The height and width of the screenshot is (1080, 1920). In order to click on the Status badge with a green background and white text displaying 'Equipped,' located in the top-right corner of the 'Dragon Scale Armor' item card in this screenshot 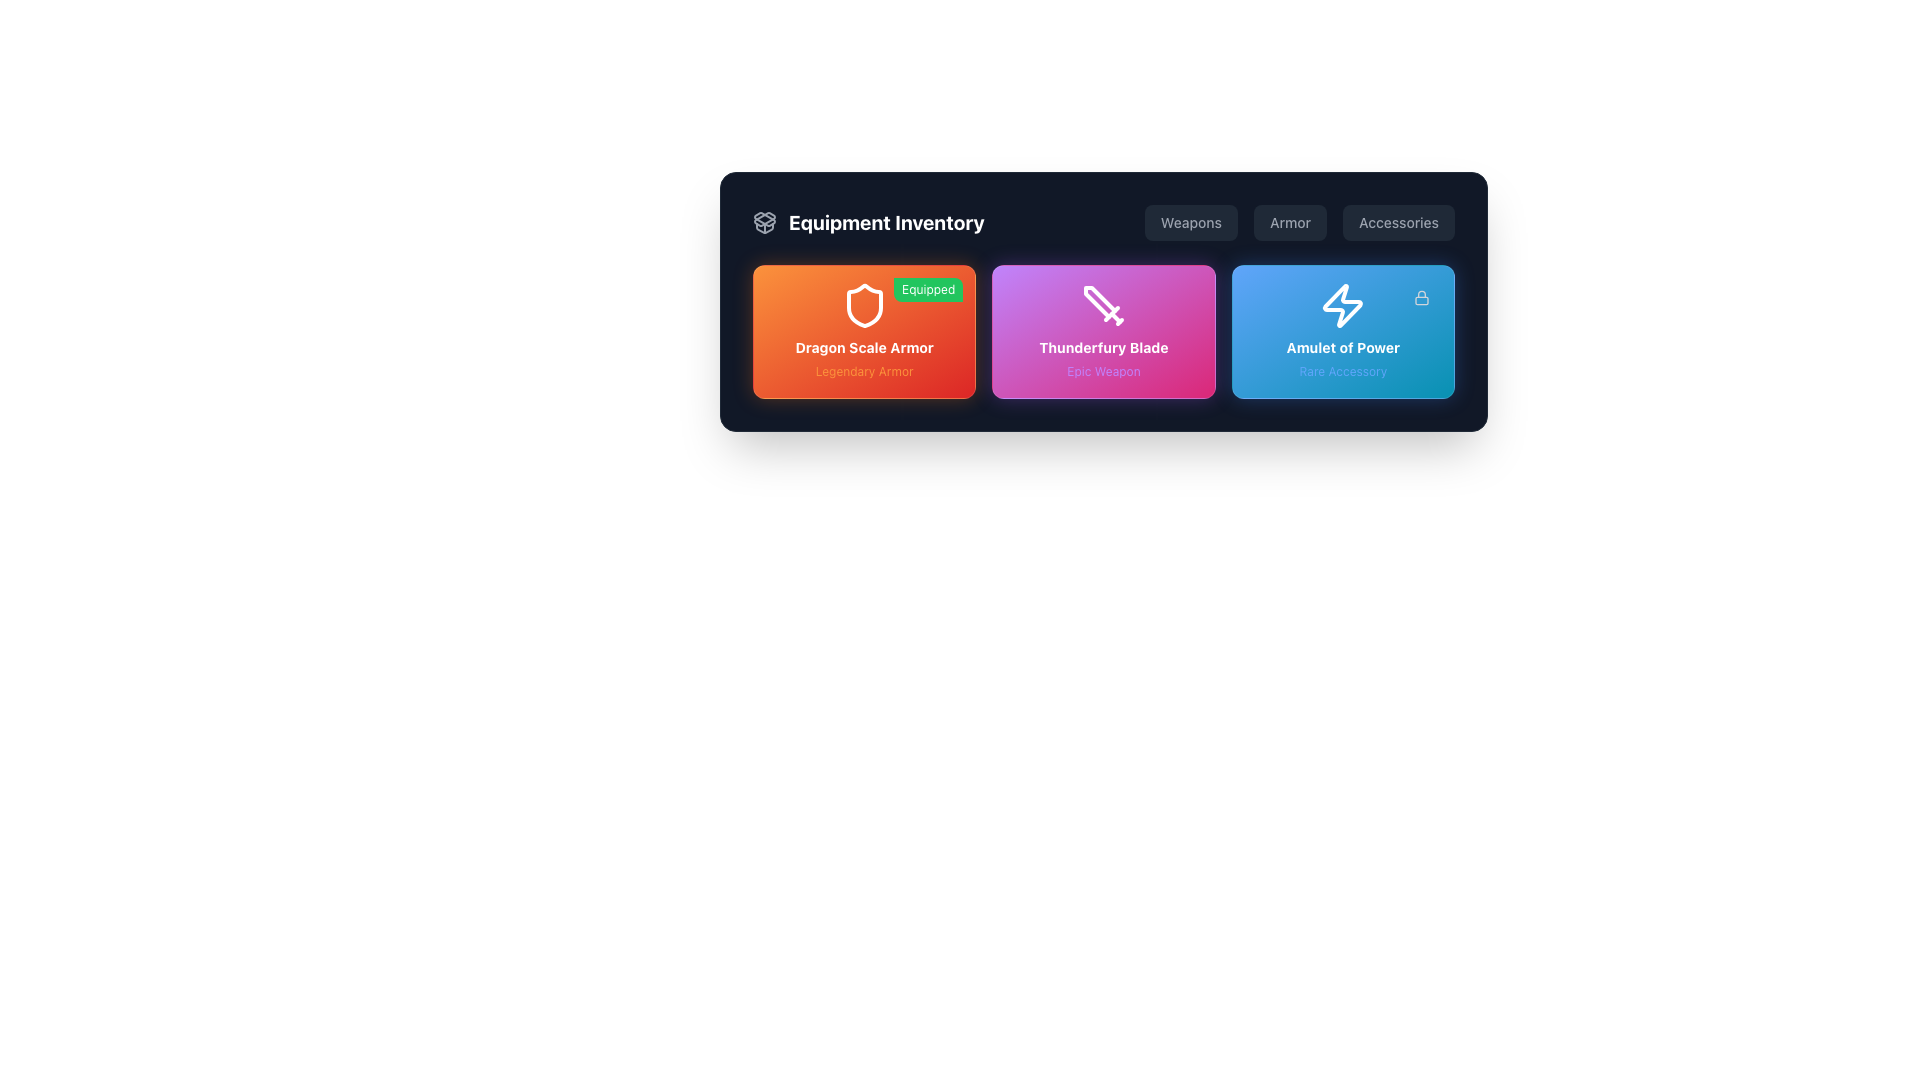, I will do `click(927, 289)`.